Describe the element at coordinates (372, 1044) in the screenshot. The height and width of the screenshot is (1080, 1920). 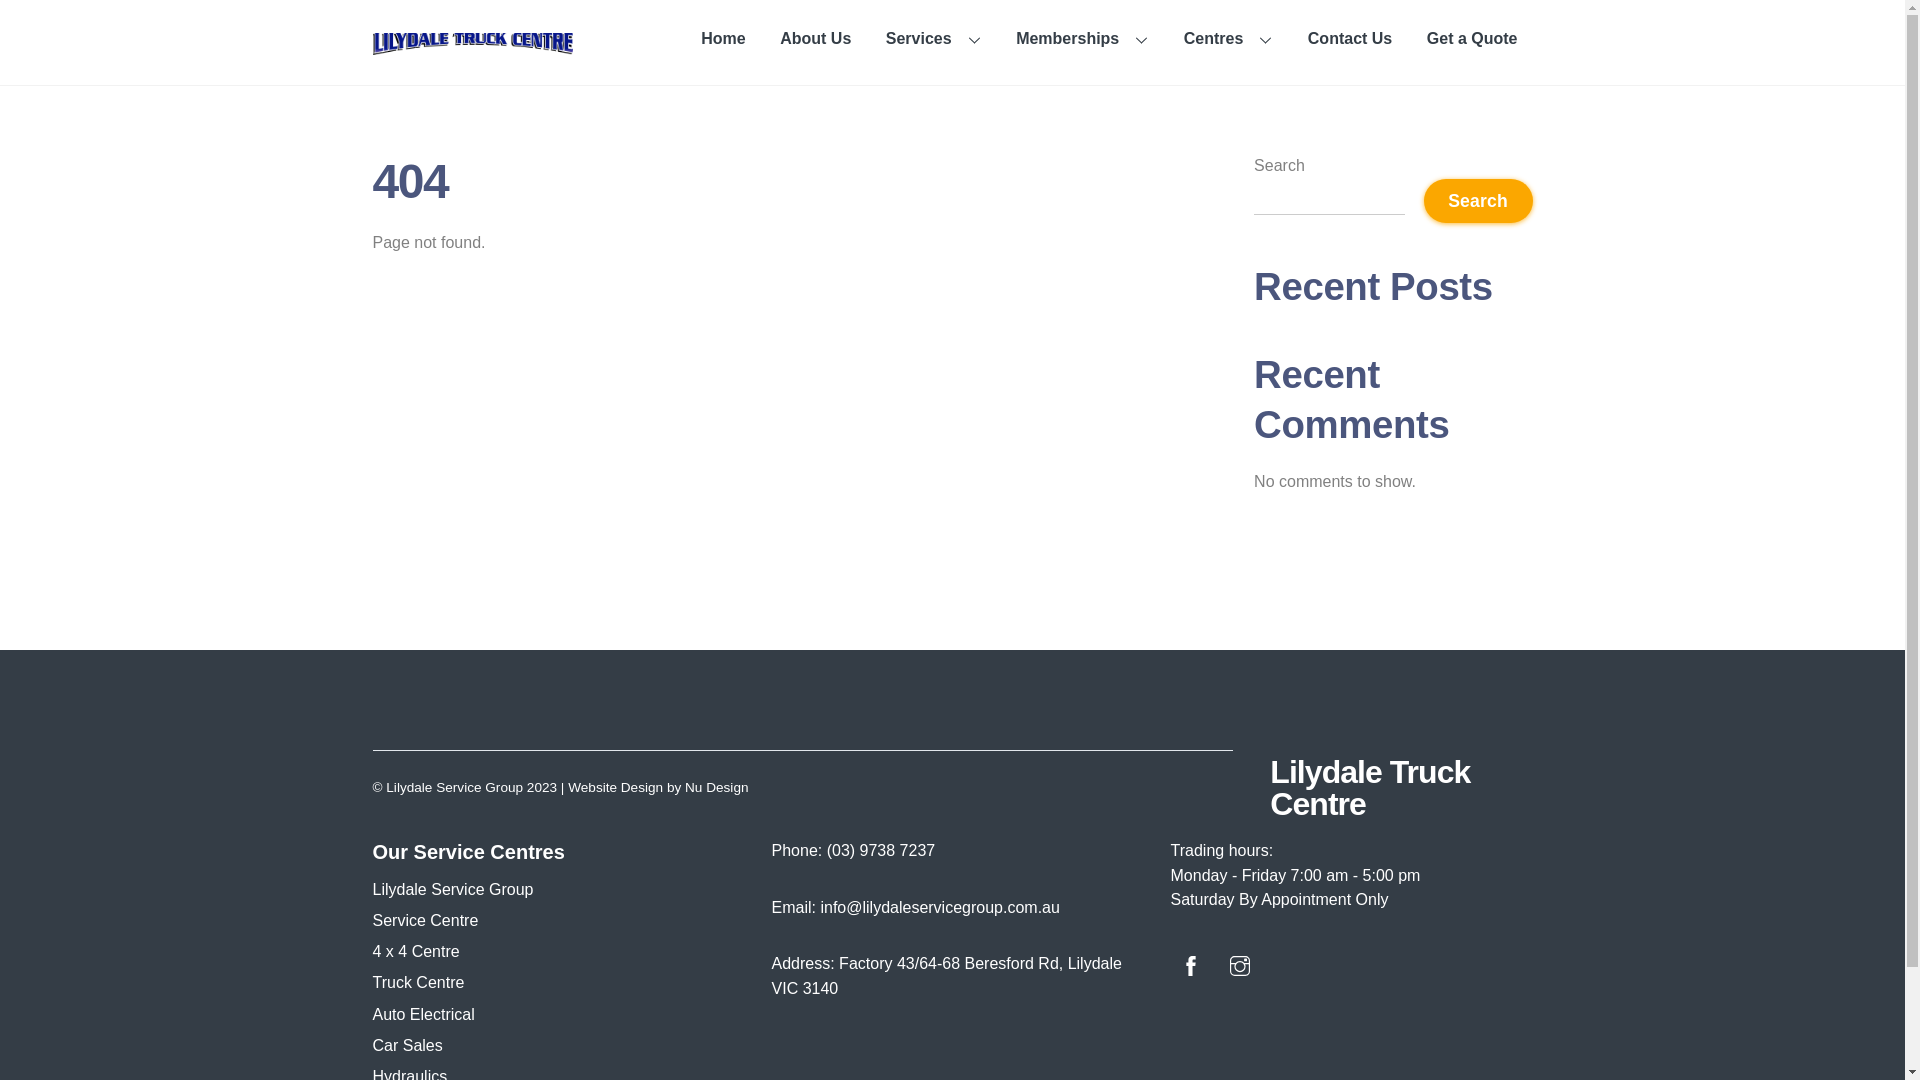
I see `'Car Sales'` at that location.